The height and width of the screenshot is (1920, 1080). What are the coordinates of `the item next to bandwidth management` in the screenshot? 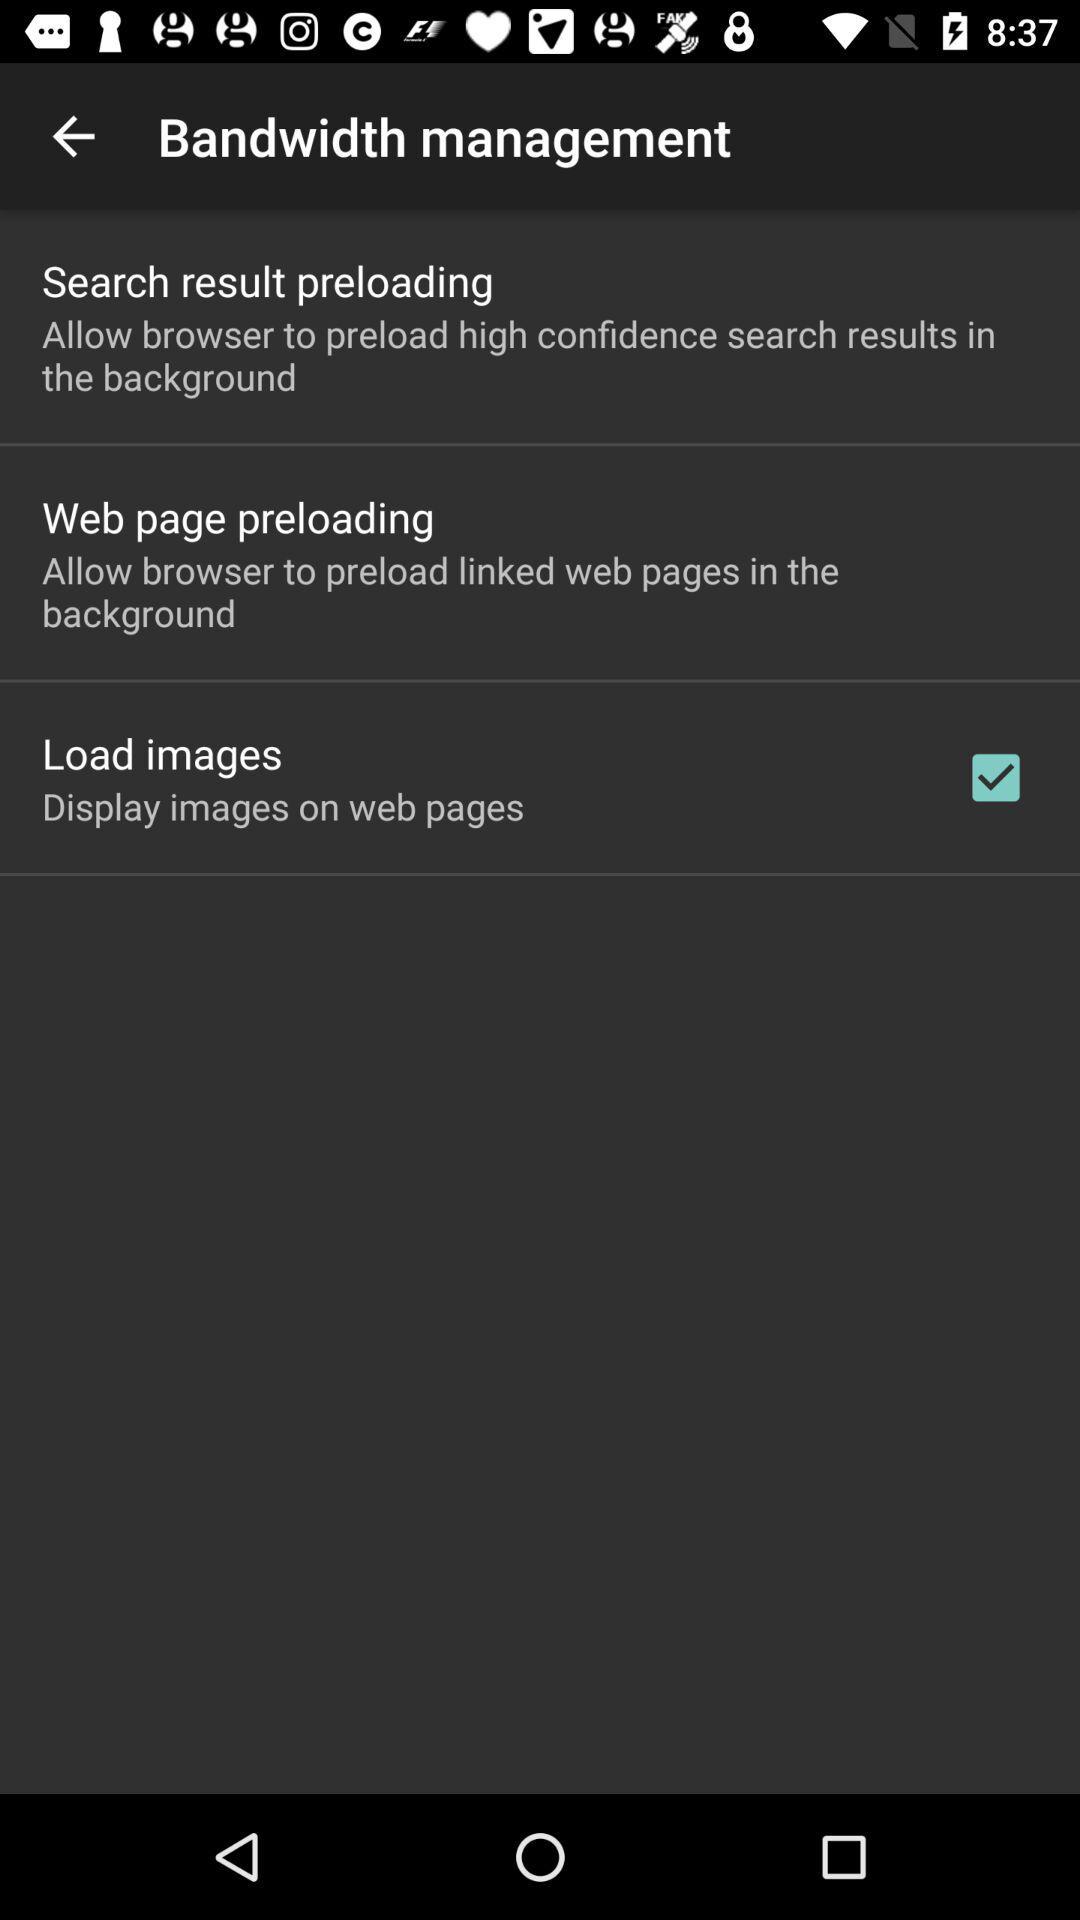 It's located at (72, 135).